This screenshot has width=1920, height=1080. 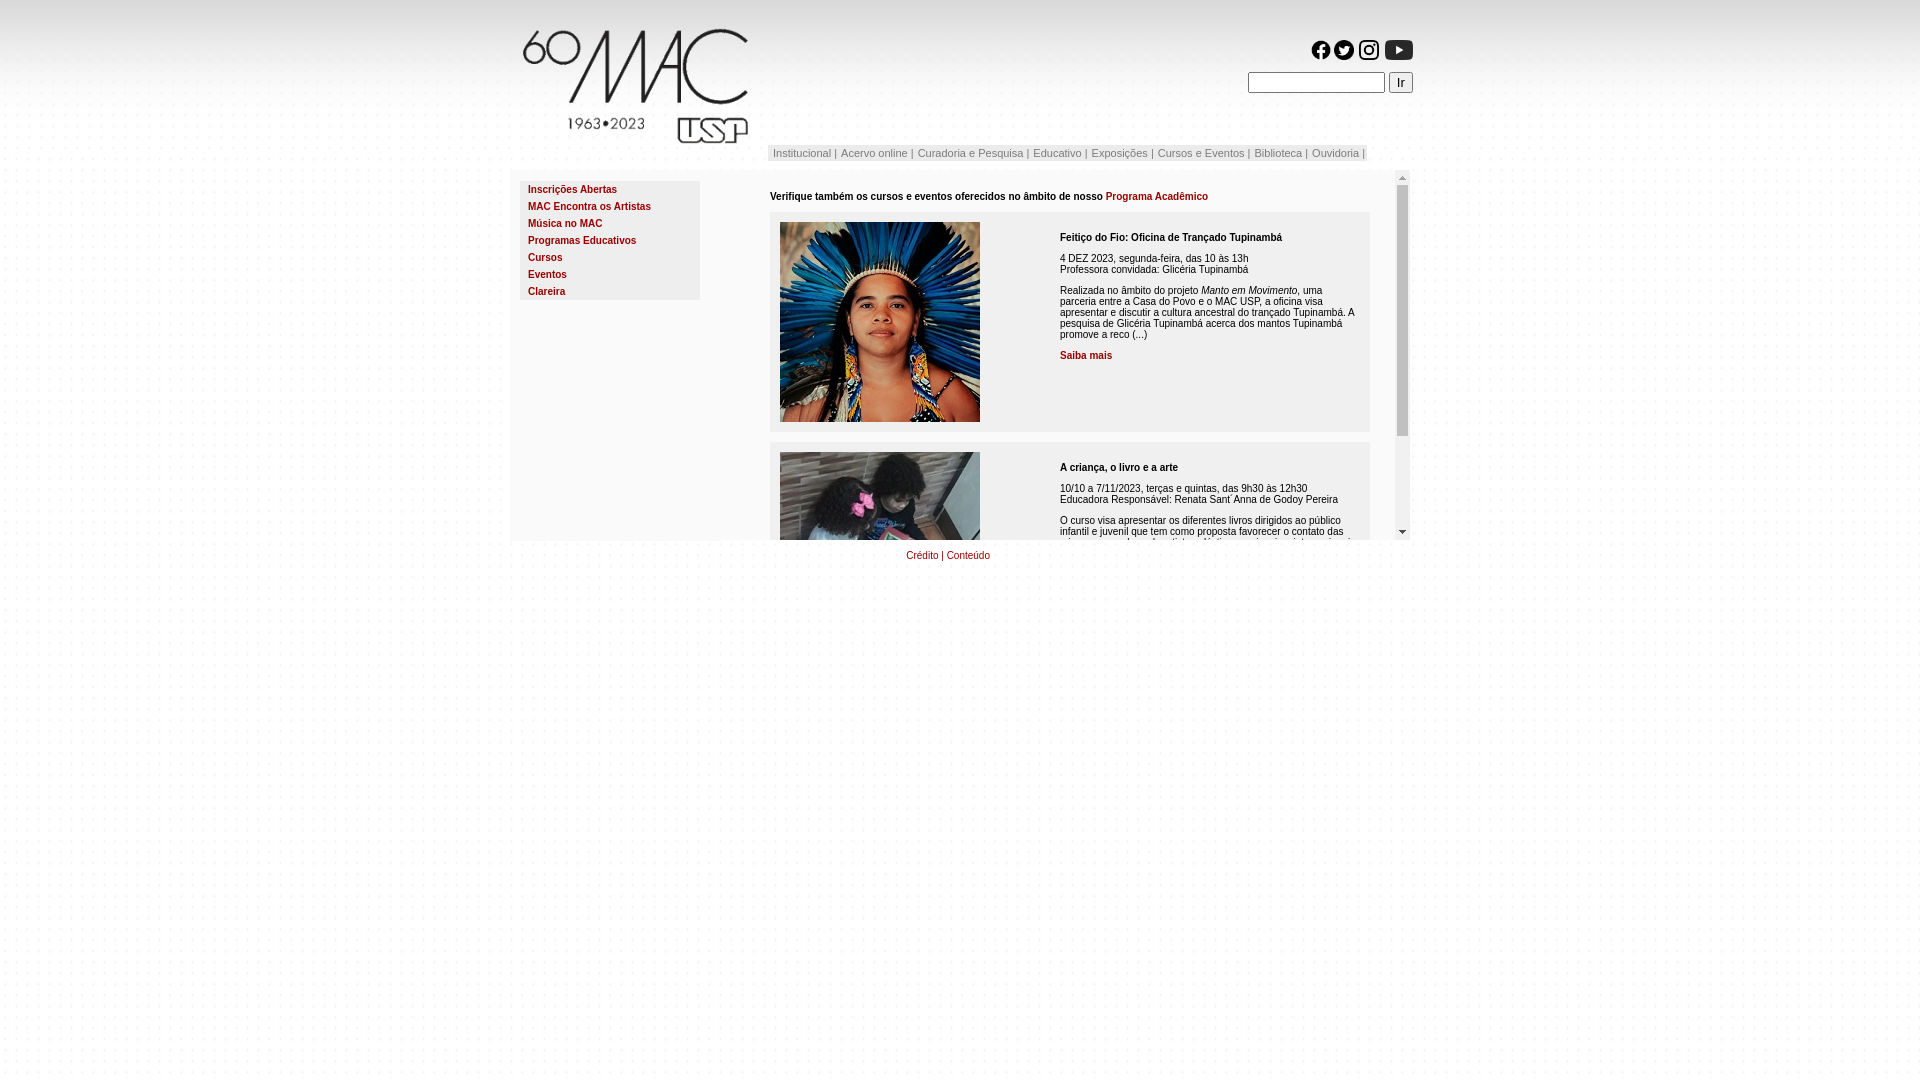 What do you see at coordinates (580, 239) in the screenshot?
I see `'Programas Educativos'` at bounding box center [580, 239].